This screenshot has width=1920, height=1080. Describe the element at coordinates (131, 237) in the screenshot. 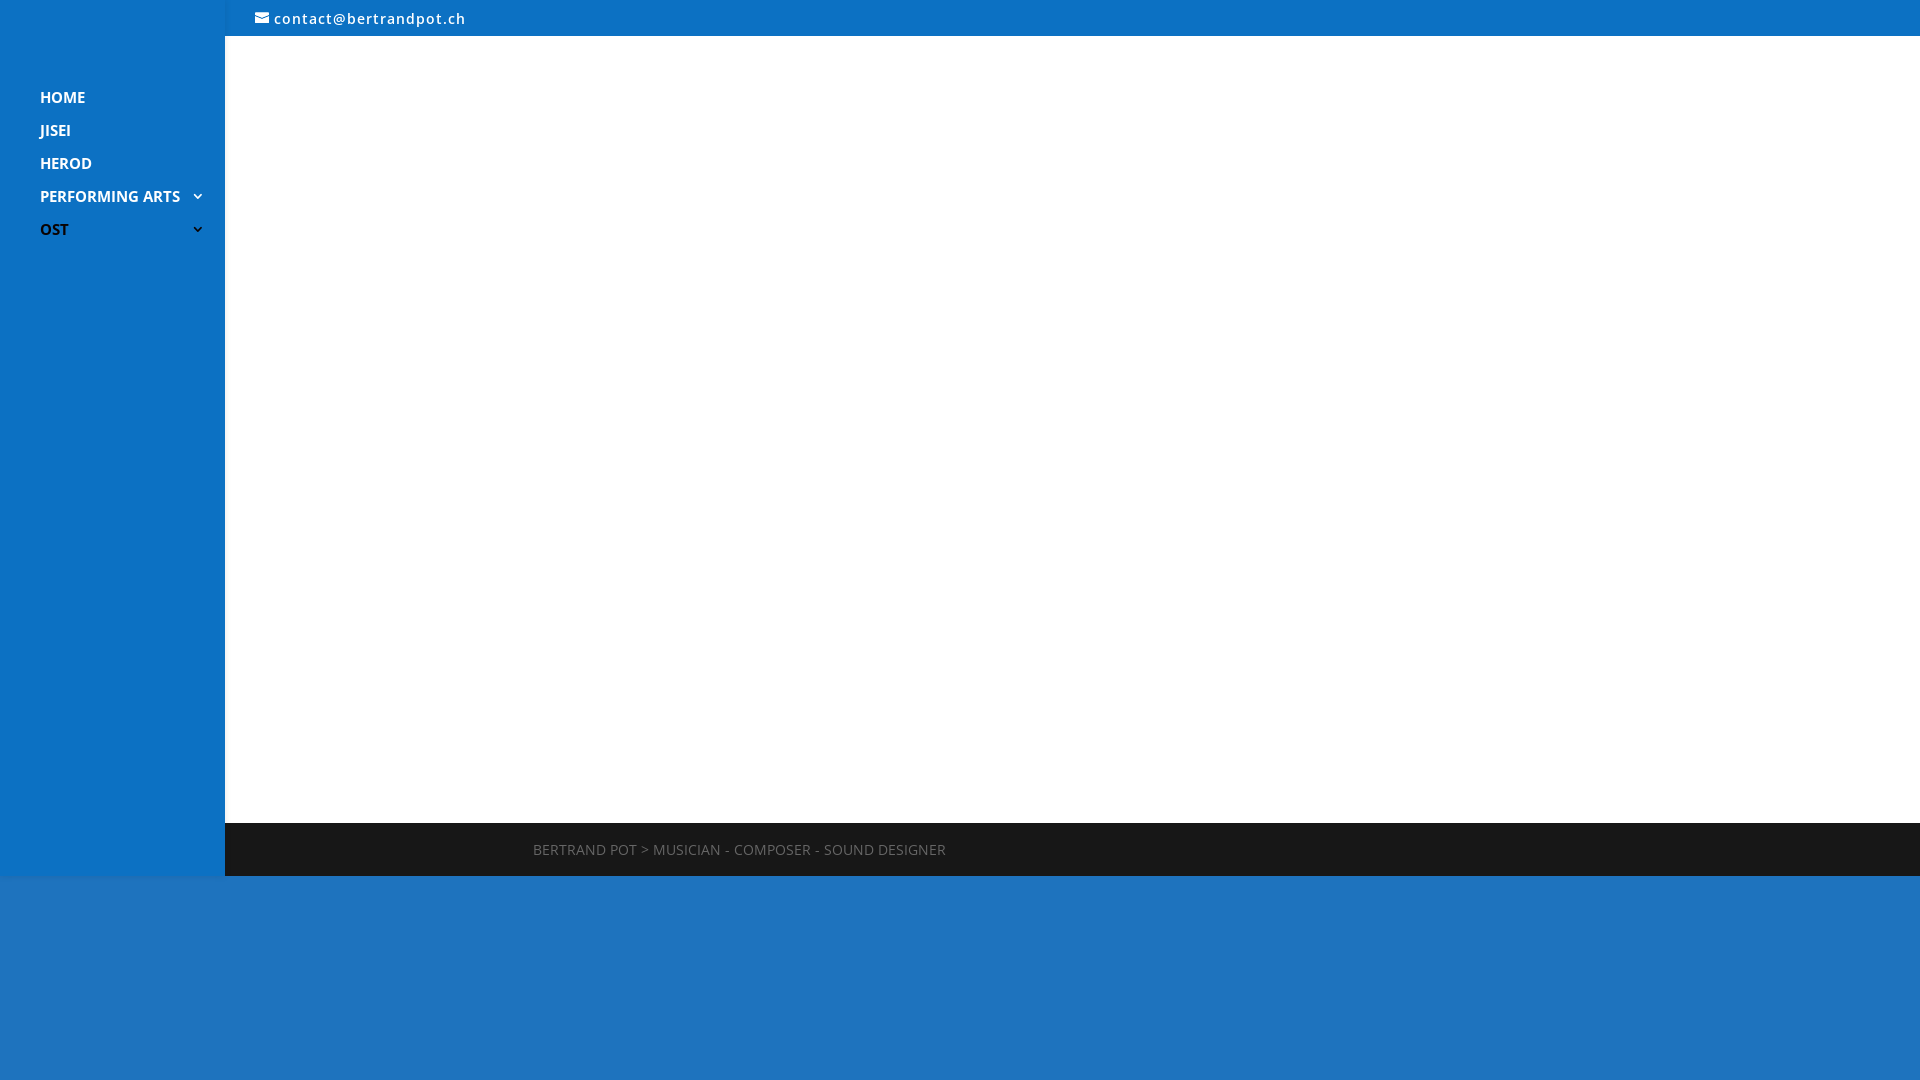

I see `'OST'` at that location.